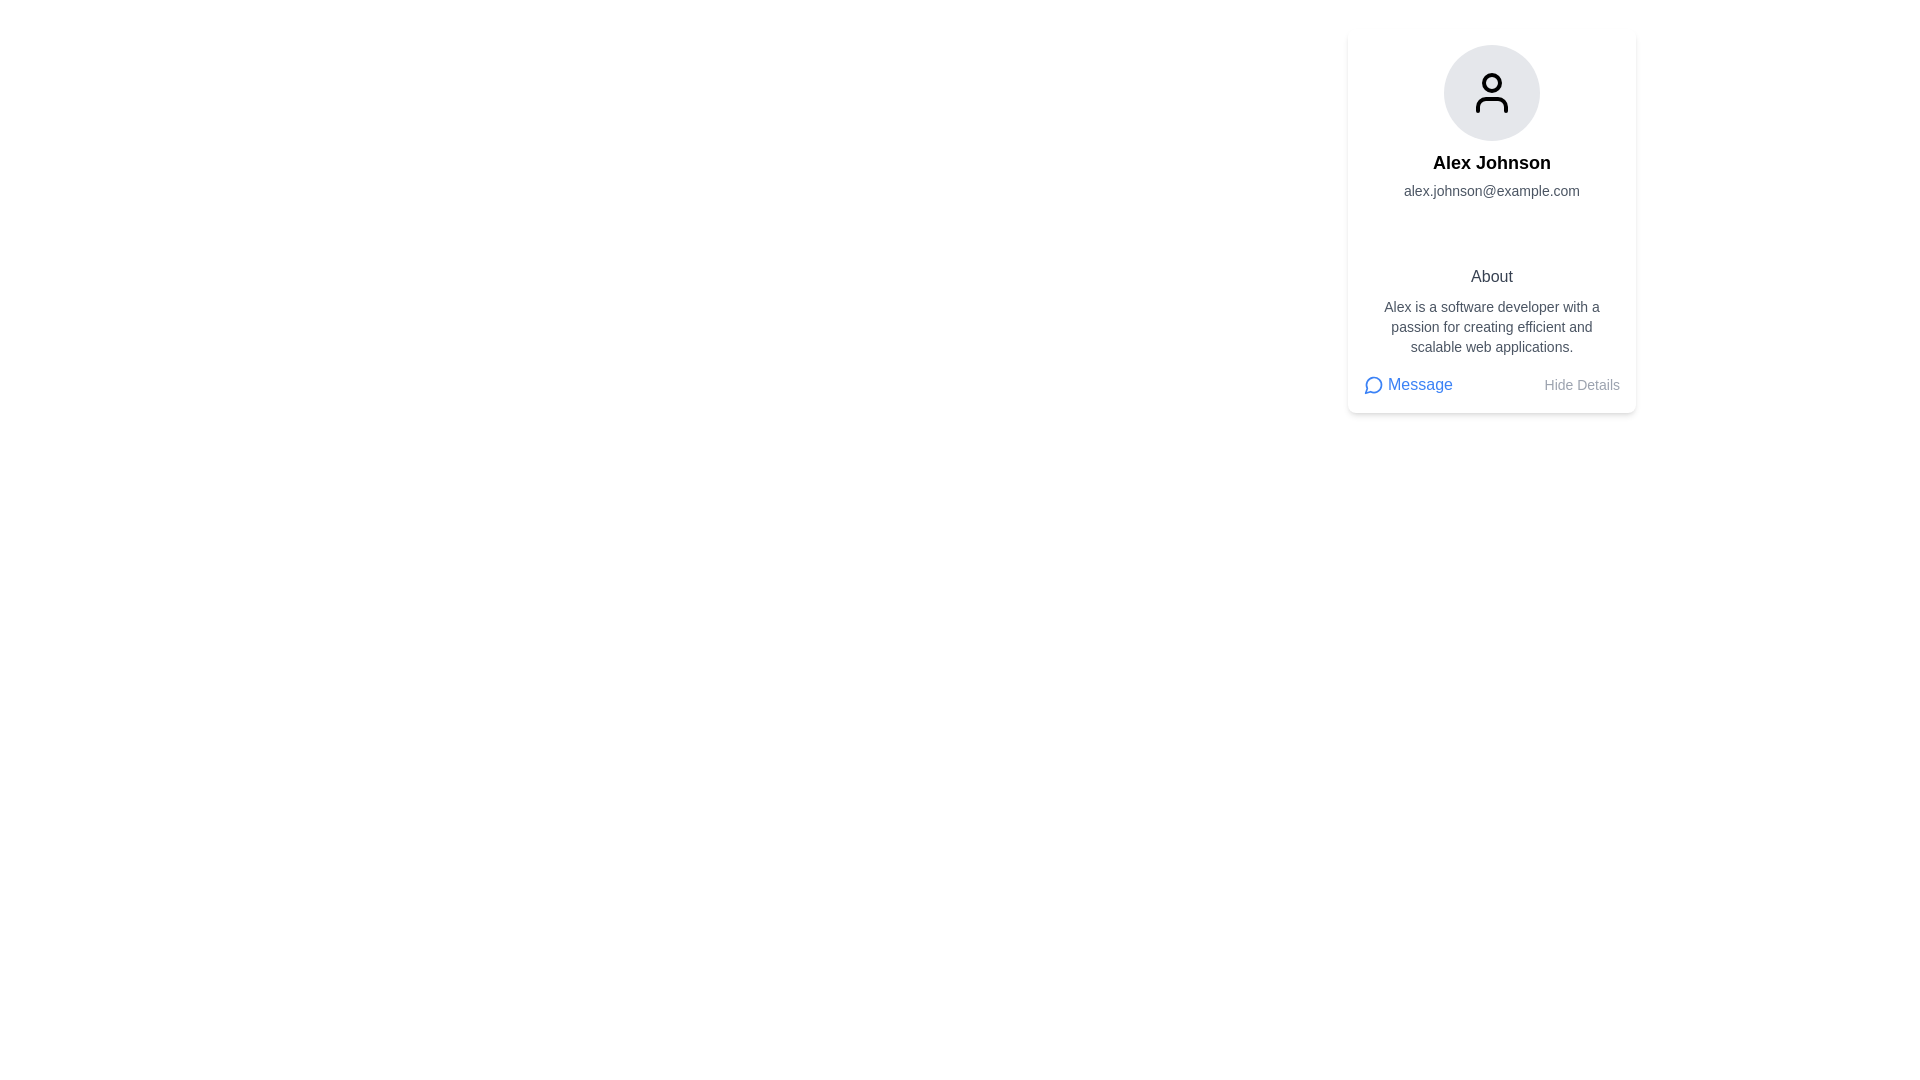 The image size is (1920, 1080). I want to click on the user icon SVG element, which is a minimalist outline of a person, located at the upper center of the user profile card, so click(1492, 92).